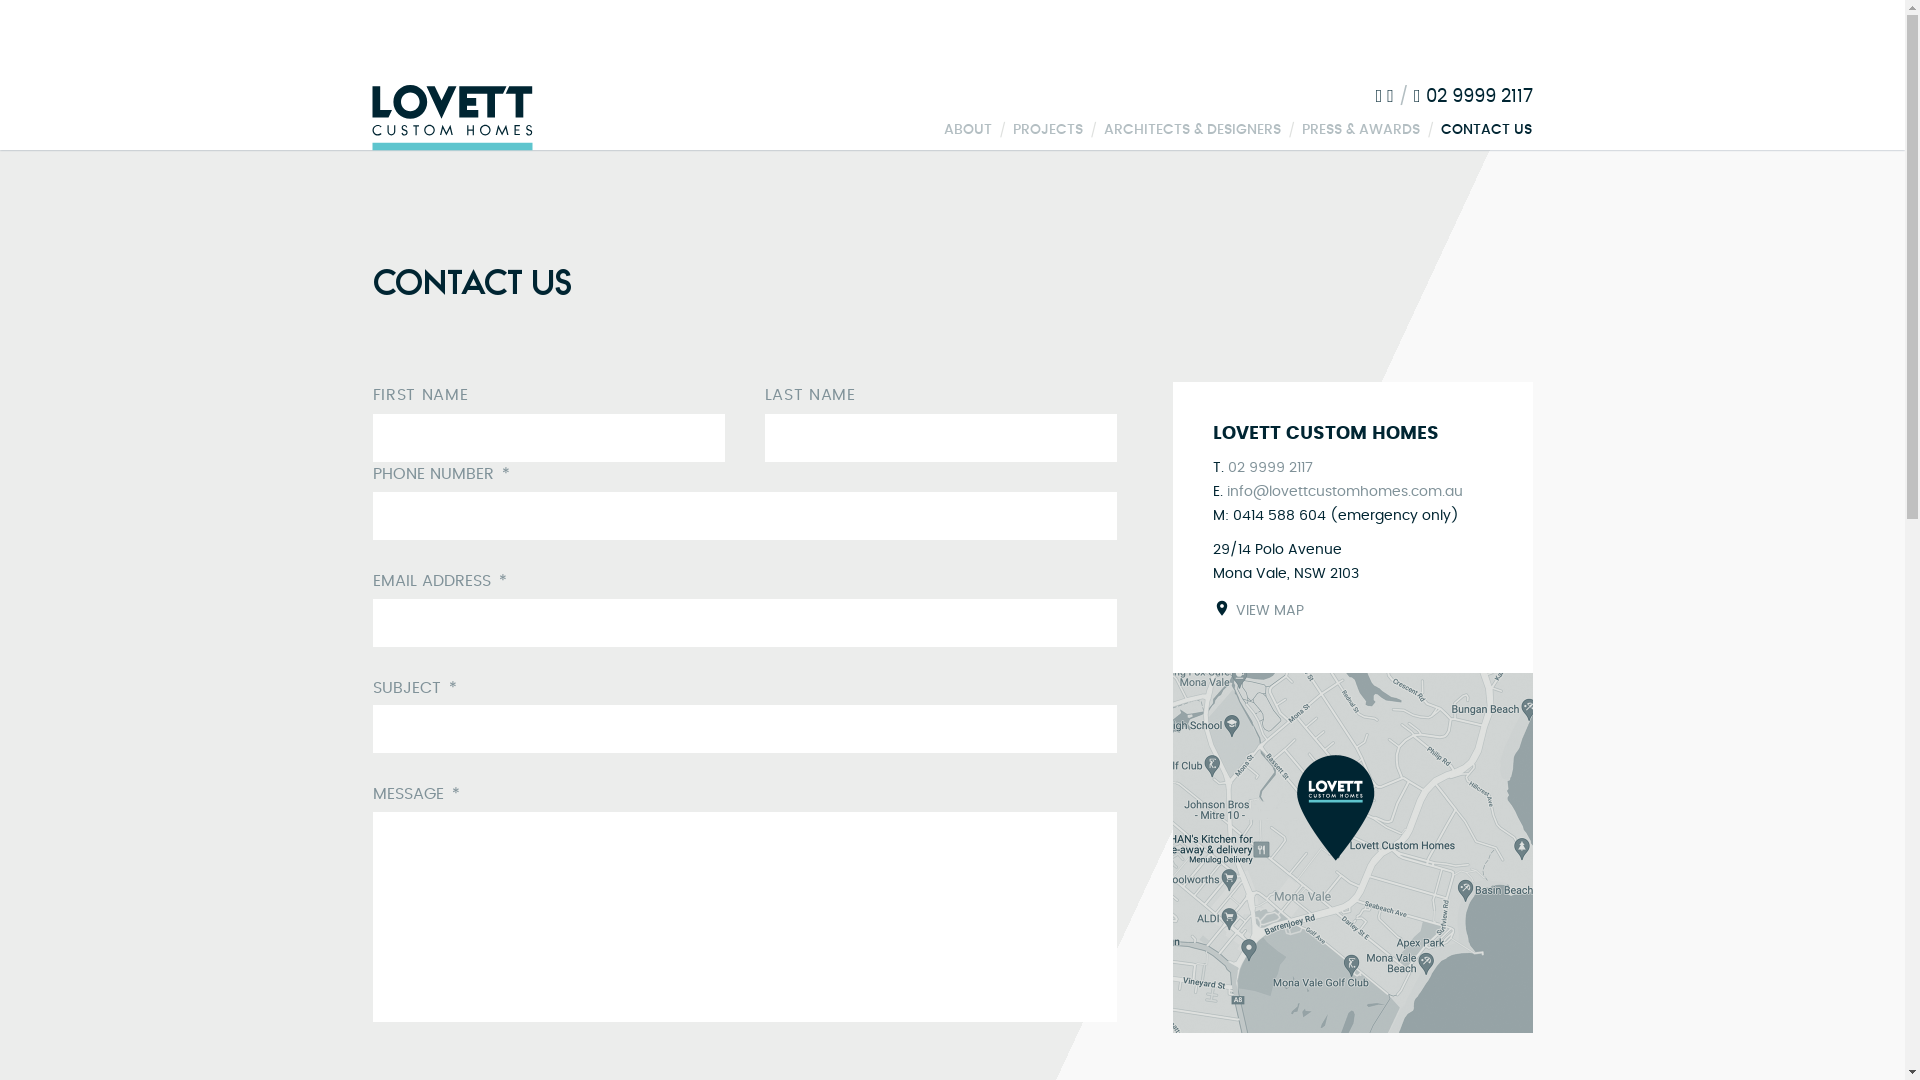 This screenshot has width=1920, height=1080. What do you see at coordinates (1192, 129) in the screenshot?
I see `'ARCHITECTS & DESIGNERS'` at bounding box center [1192, 129].